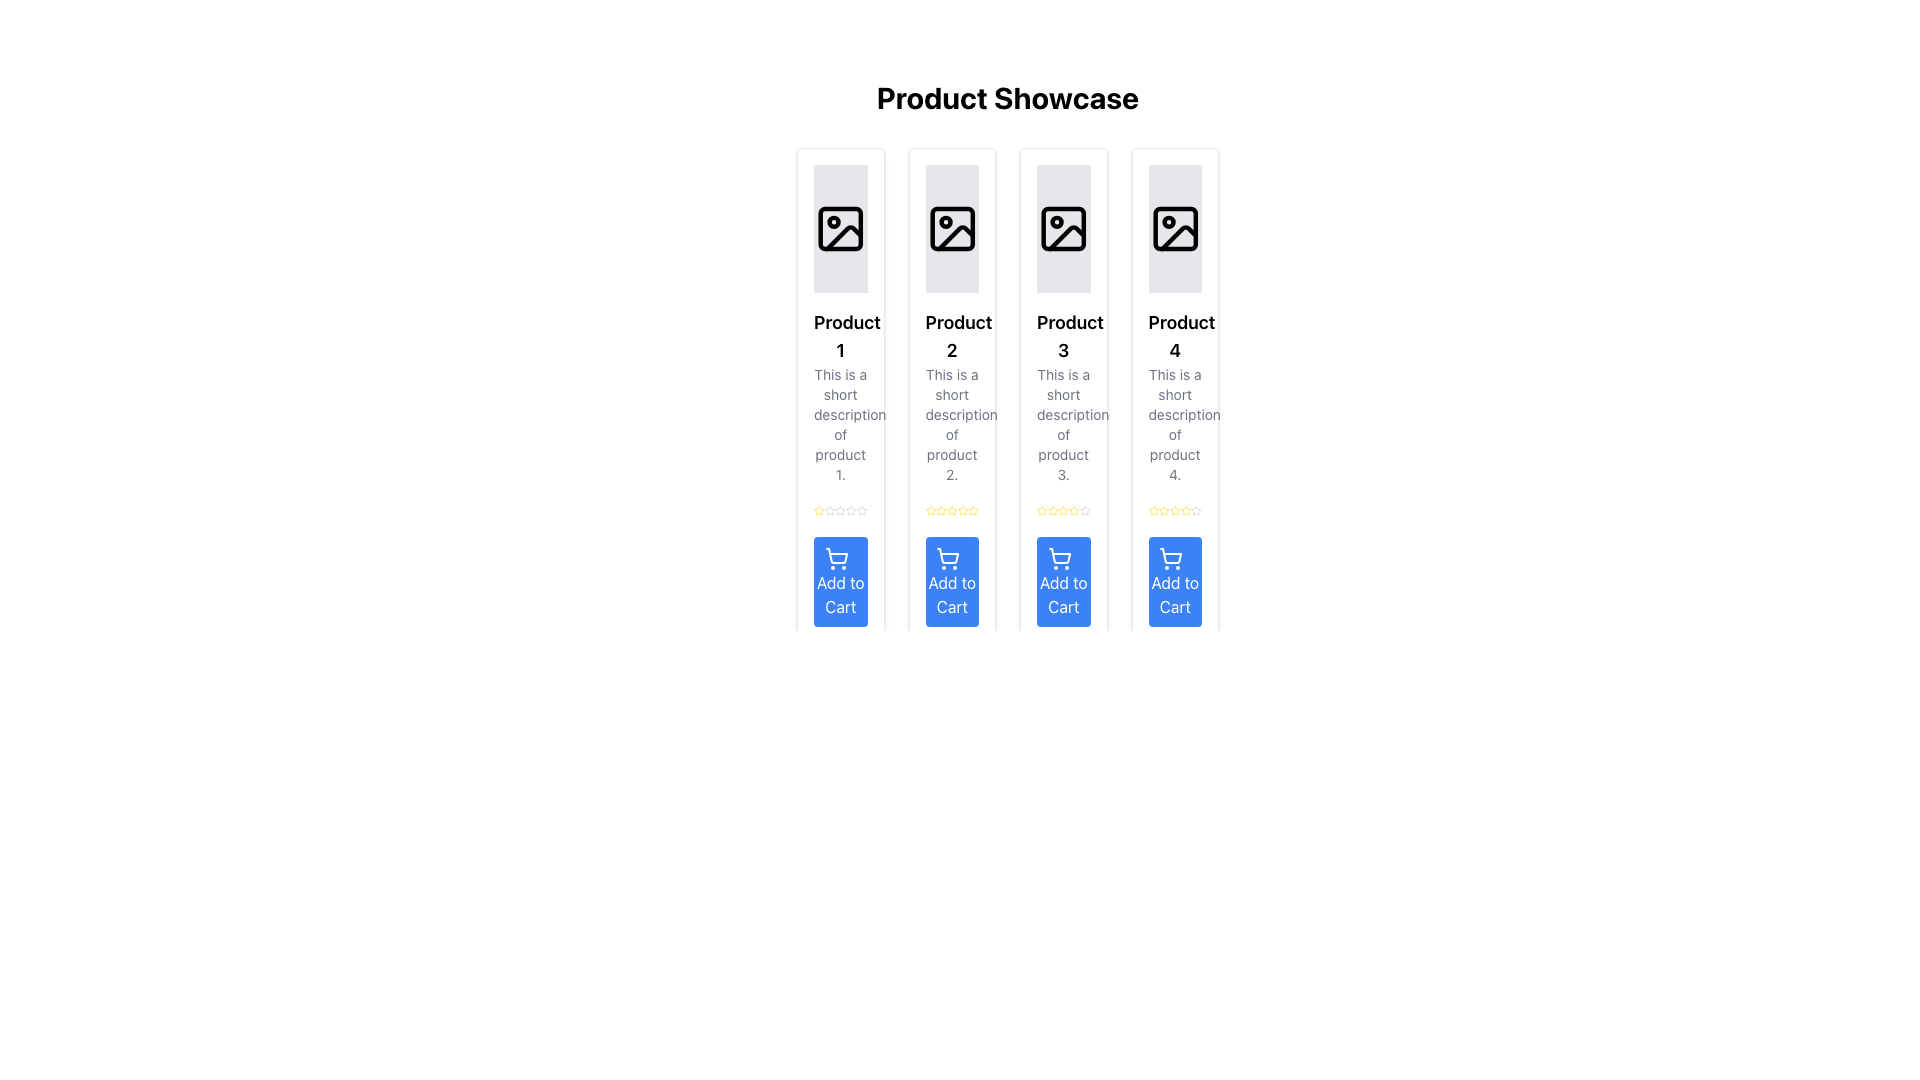 This screenshot has width=1920, height=1080. Describe the element at coordinates (1062, 509) in the screenshot. I see `the fourth yellow star rating icon under Product 3 to rate it` at that location.